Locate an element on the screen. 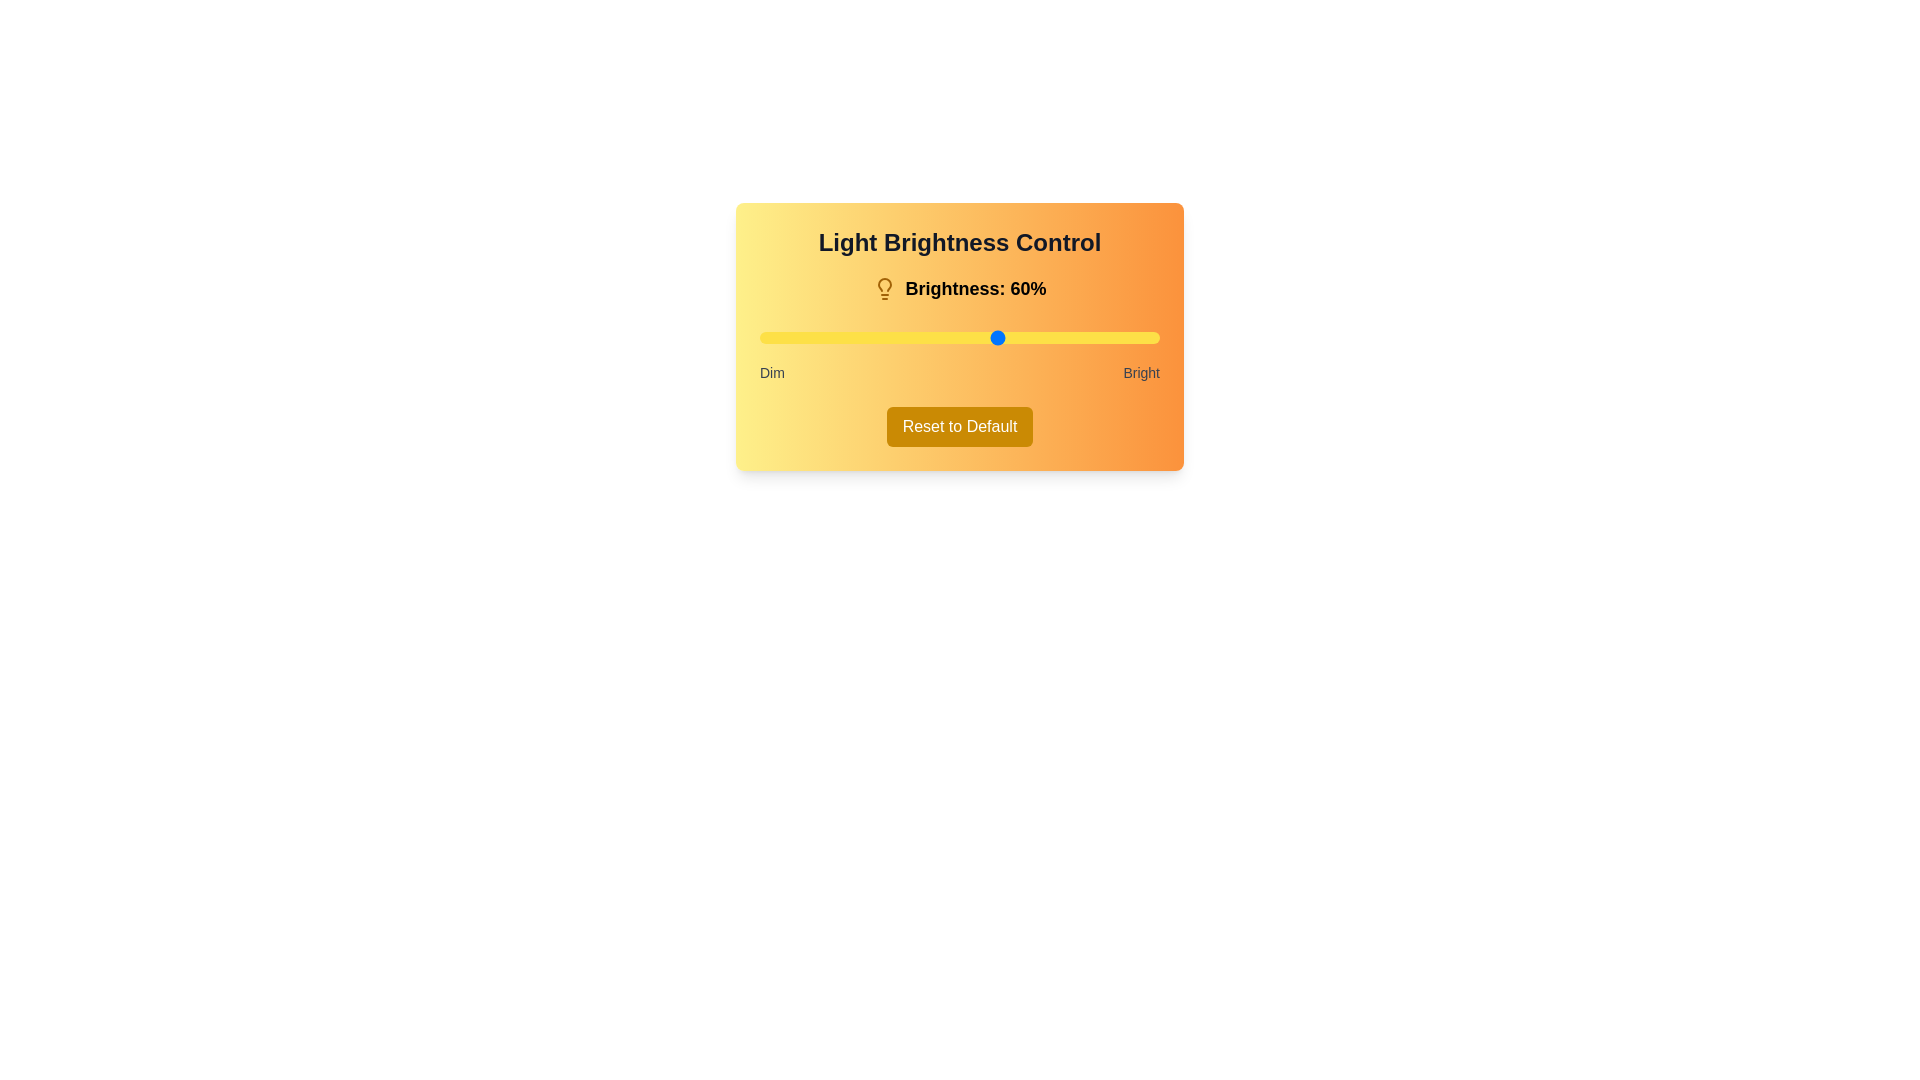 This screenshot has height=1080, width=1920. the lightbulb icon to observe its appearance is located at coordinates (884, 289).